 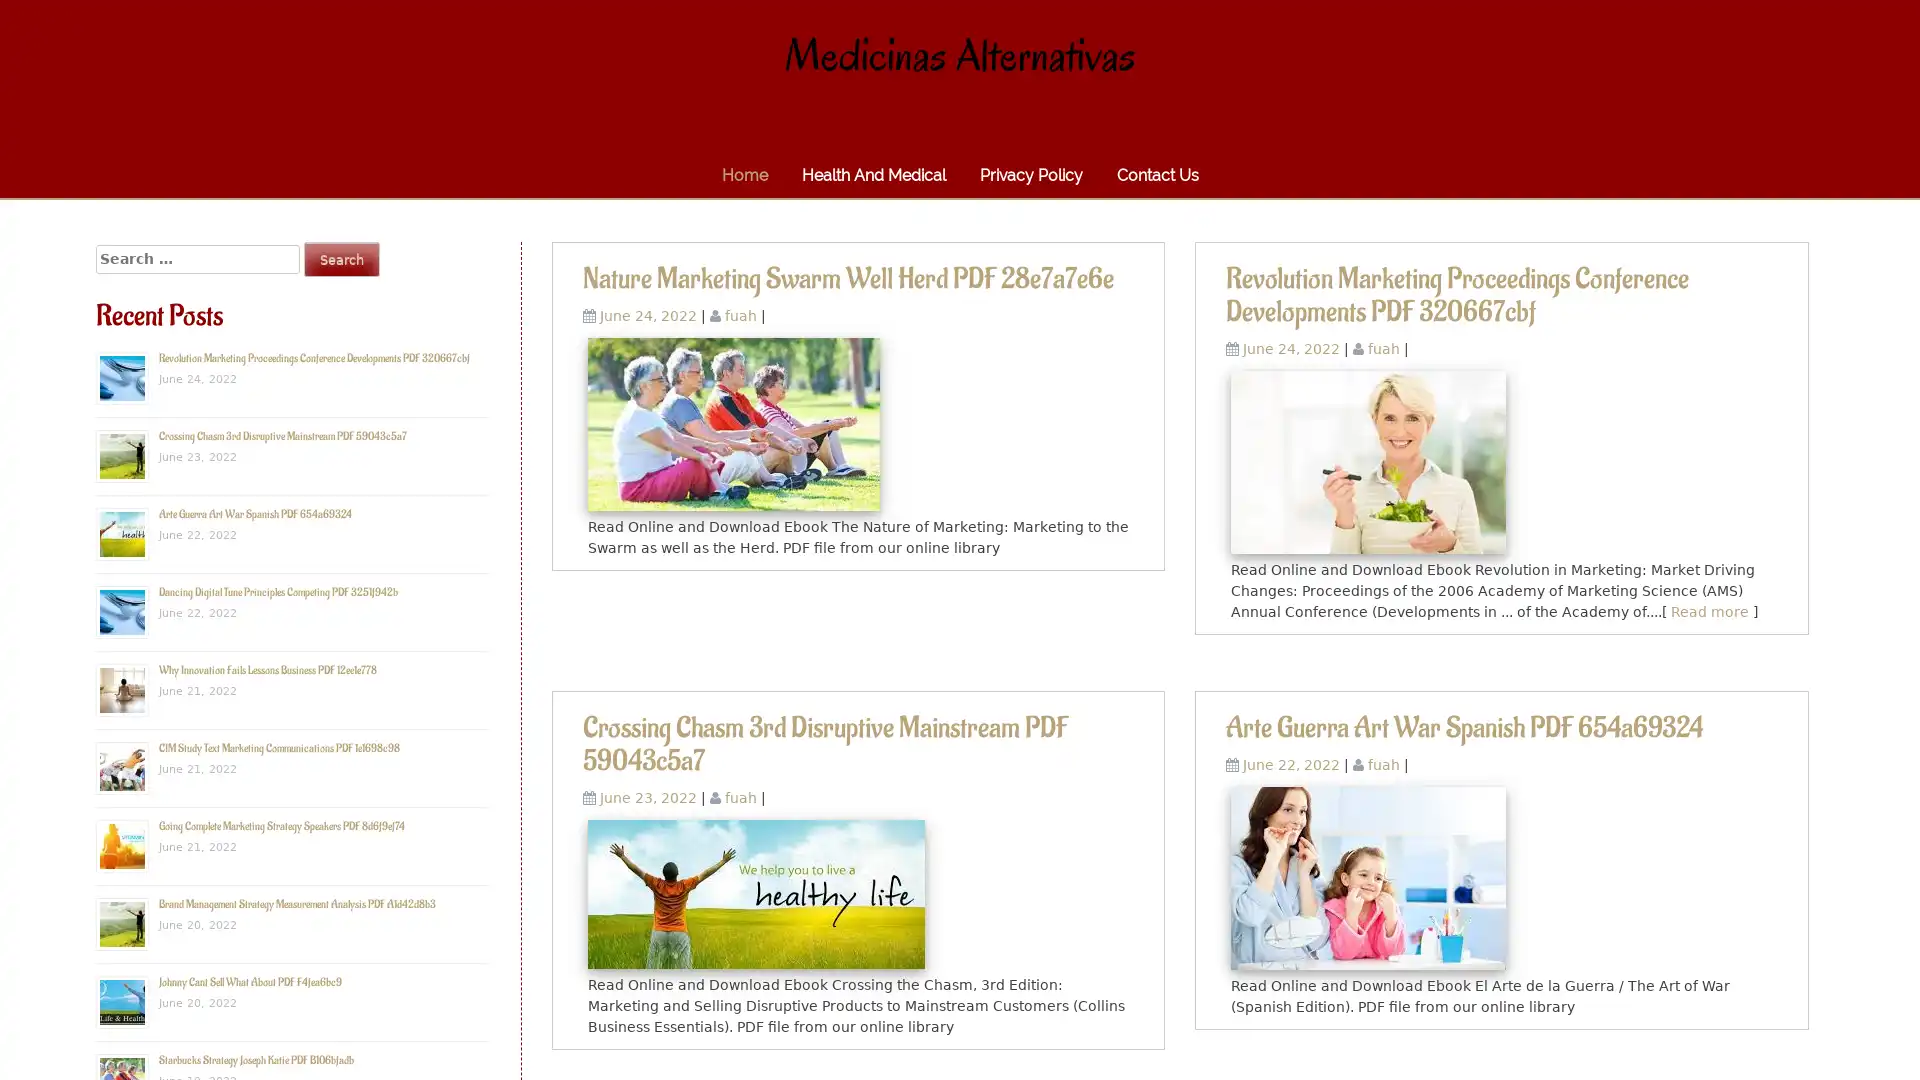 What do you see at coordinates (341, 258) in the screenshot?
I see `Search` at bounding box center [341, 258].